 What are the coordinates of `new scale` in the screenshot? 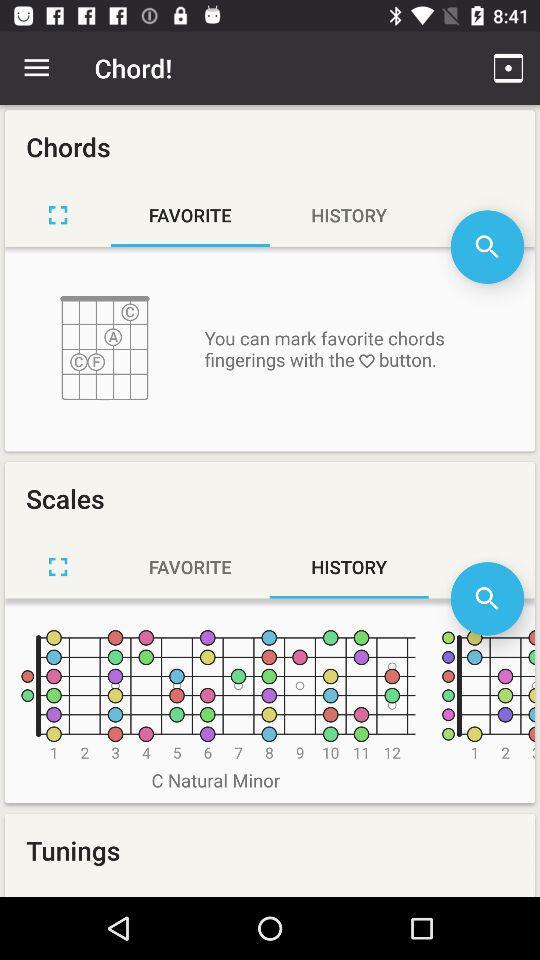 It's located at (58, 566).